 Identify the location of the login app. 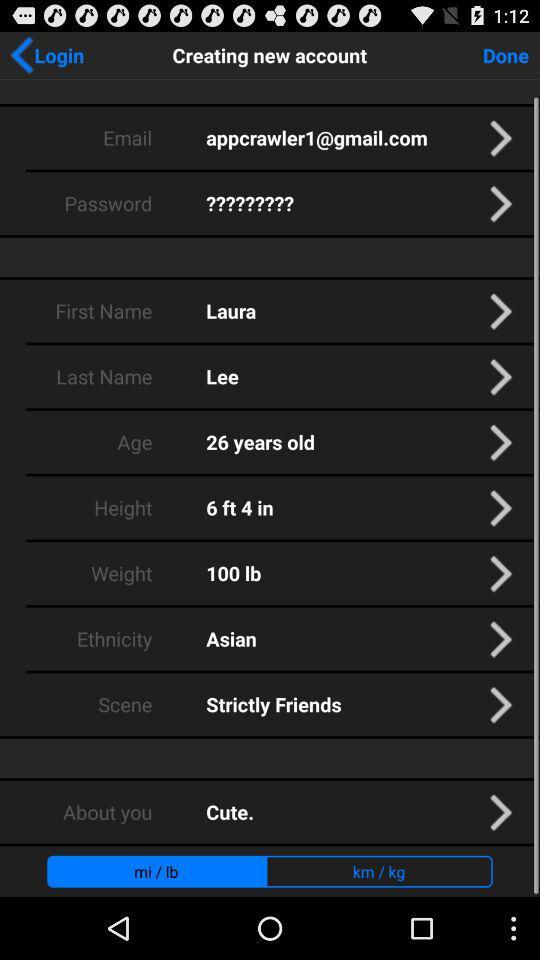
(46, 54).